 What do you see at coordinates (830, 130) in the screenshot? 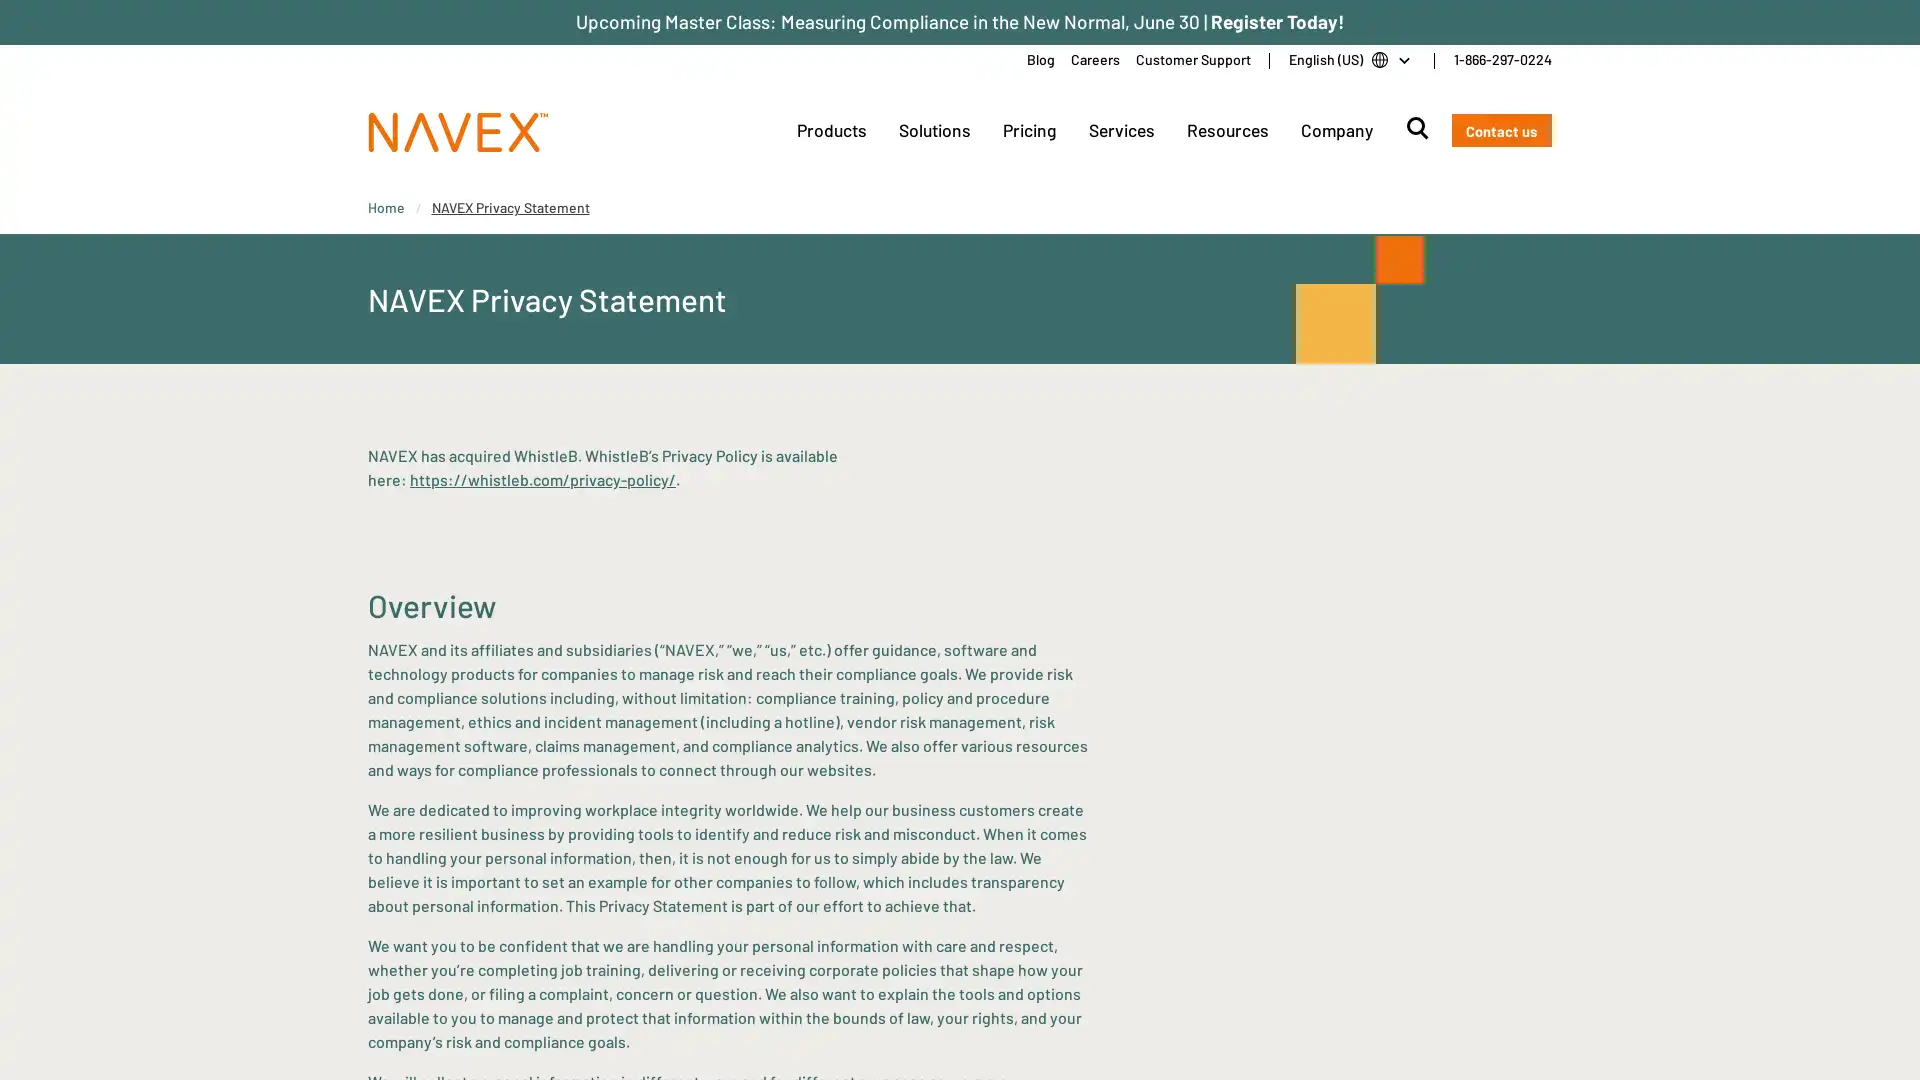
I see `Products` at bounding box center [830, 130].